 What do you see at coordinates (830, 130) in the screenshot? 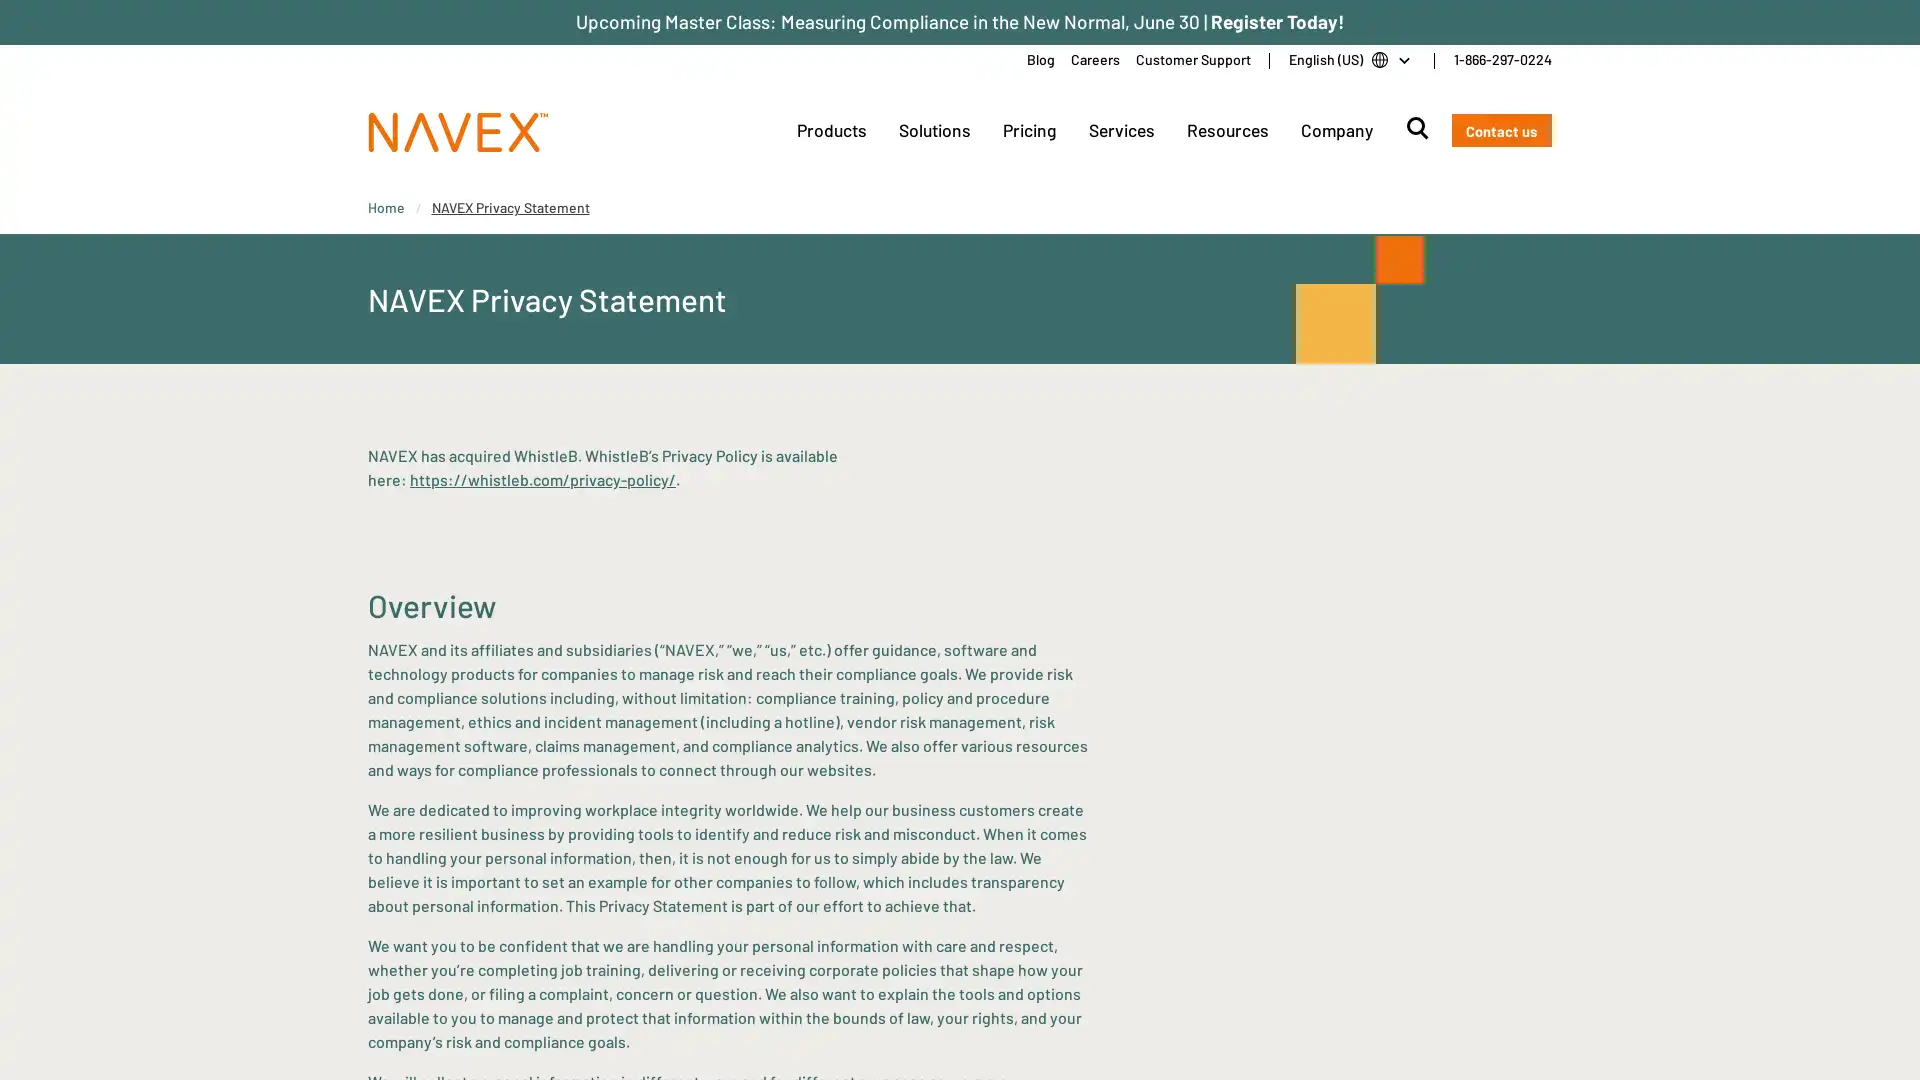
I see `Products` at bounding box center [830, 130].